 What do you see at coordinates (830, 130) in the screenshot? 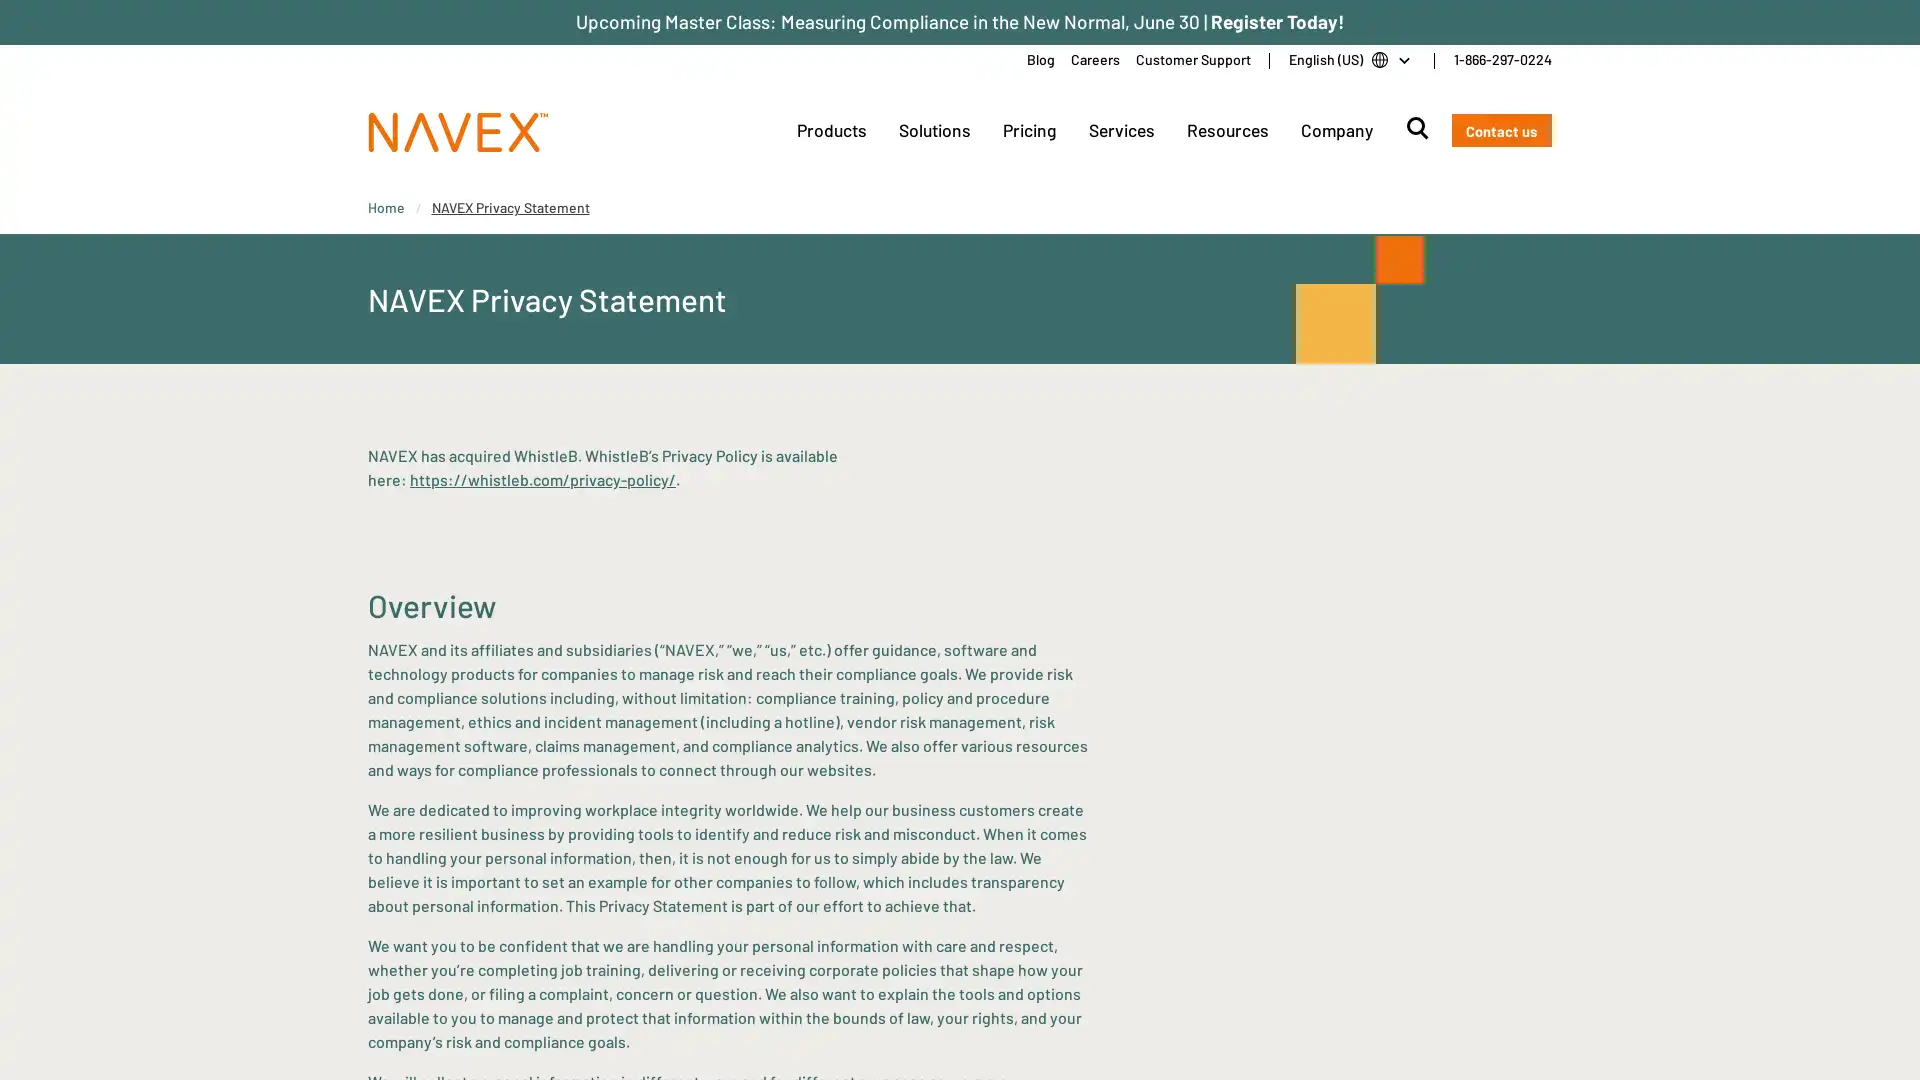
I see `Products` at bounding box center [830, 130].